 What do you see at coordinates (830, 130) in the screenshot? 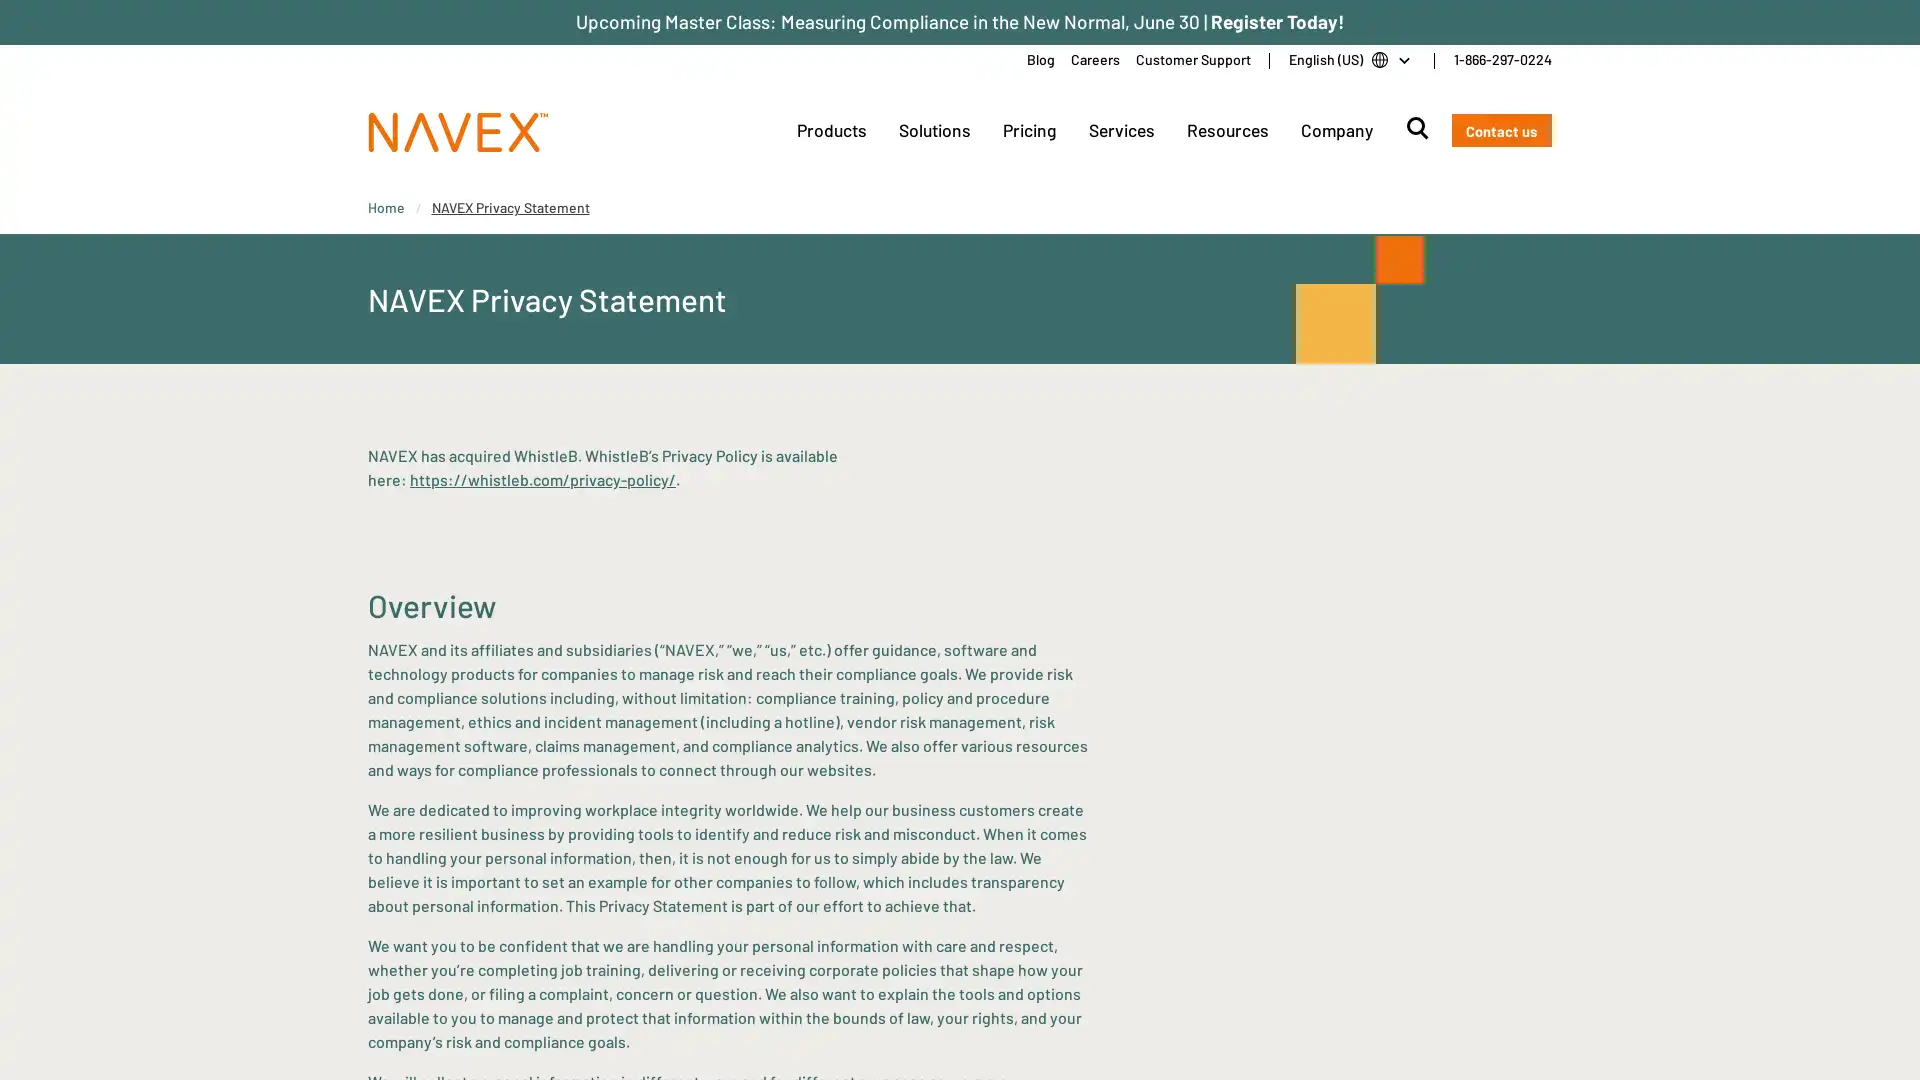
I see `Products` at bounding box center [830, 130].